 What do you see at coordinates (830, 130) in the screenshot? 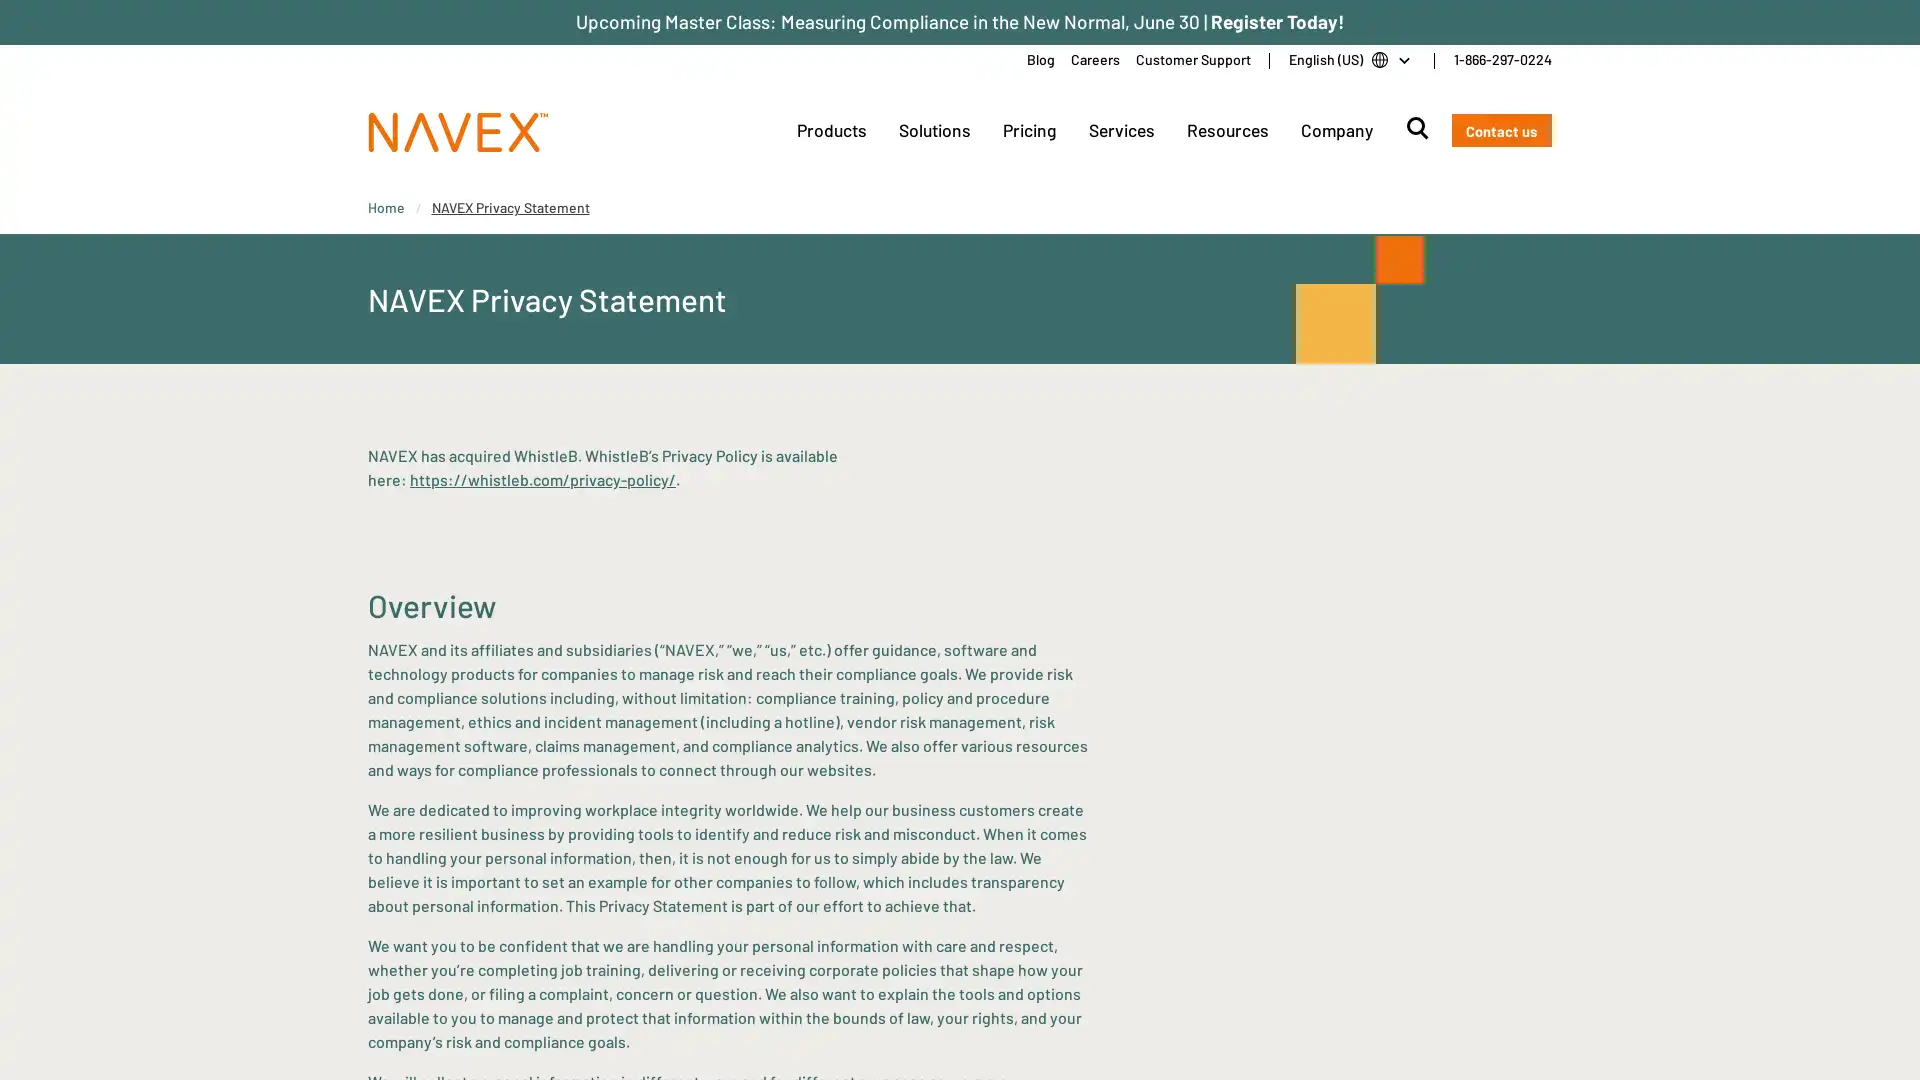
I see `Products` at bounding box center [830, 130].